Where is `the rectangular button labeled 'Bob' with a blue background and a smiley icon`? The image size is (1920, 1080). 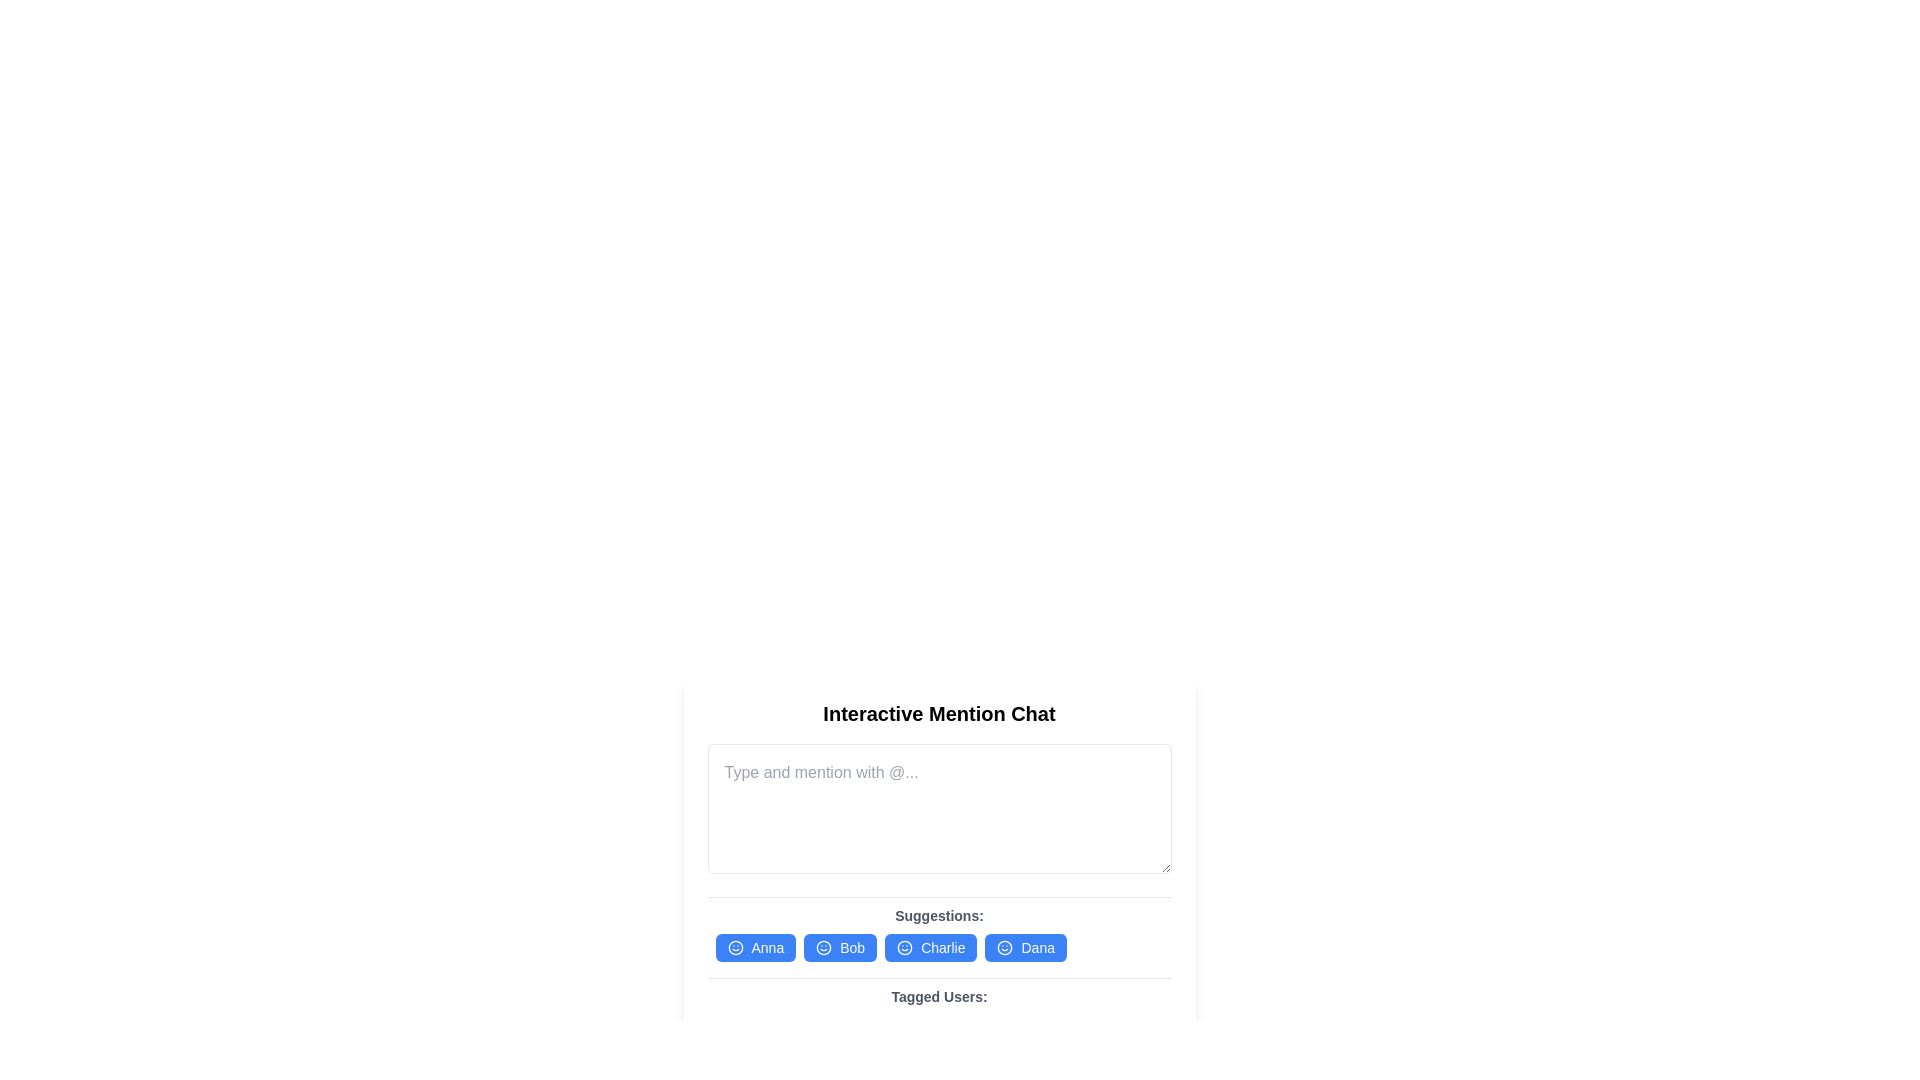
the rectangular button labeled 'Bob' with a blue background and a smiley icon is located at coordinates (840, 947).